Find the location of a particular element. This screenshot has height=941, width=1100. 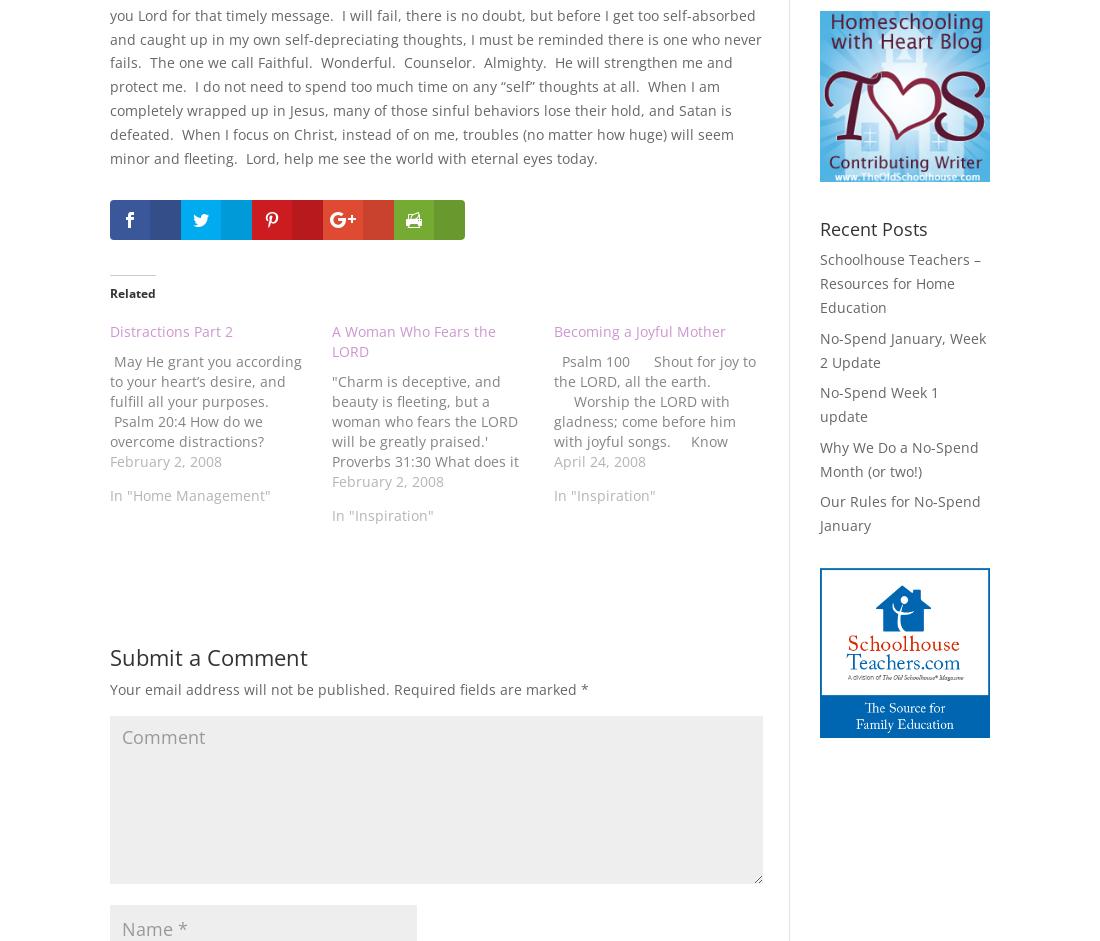

'Your email address will not be published.' is located at coordinates (250, 689).